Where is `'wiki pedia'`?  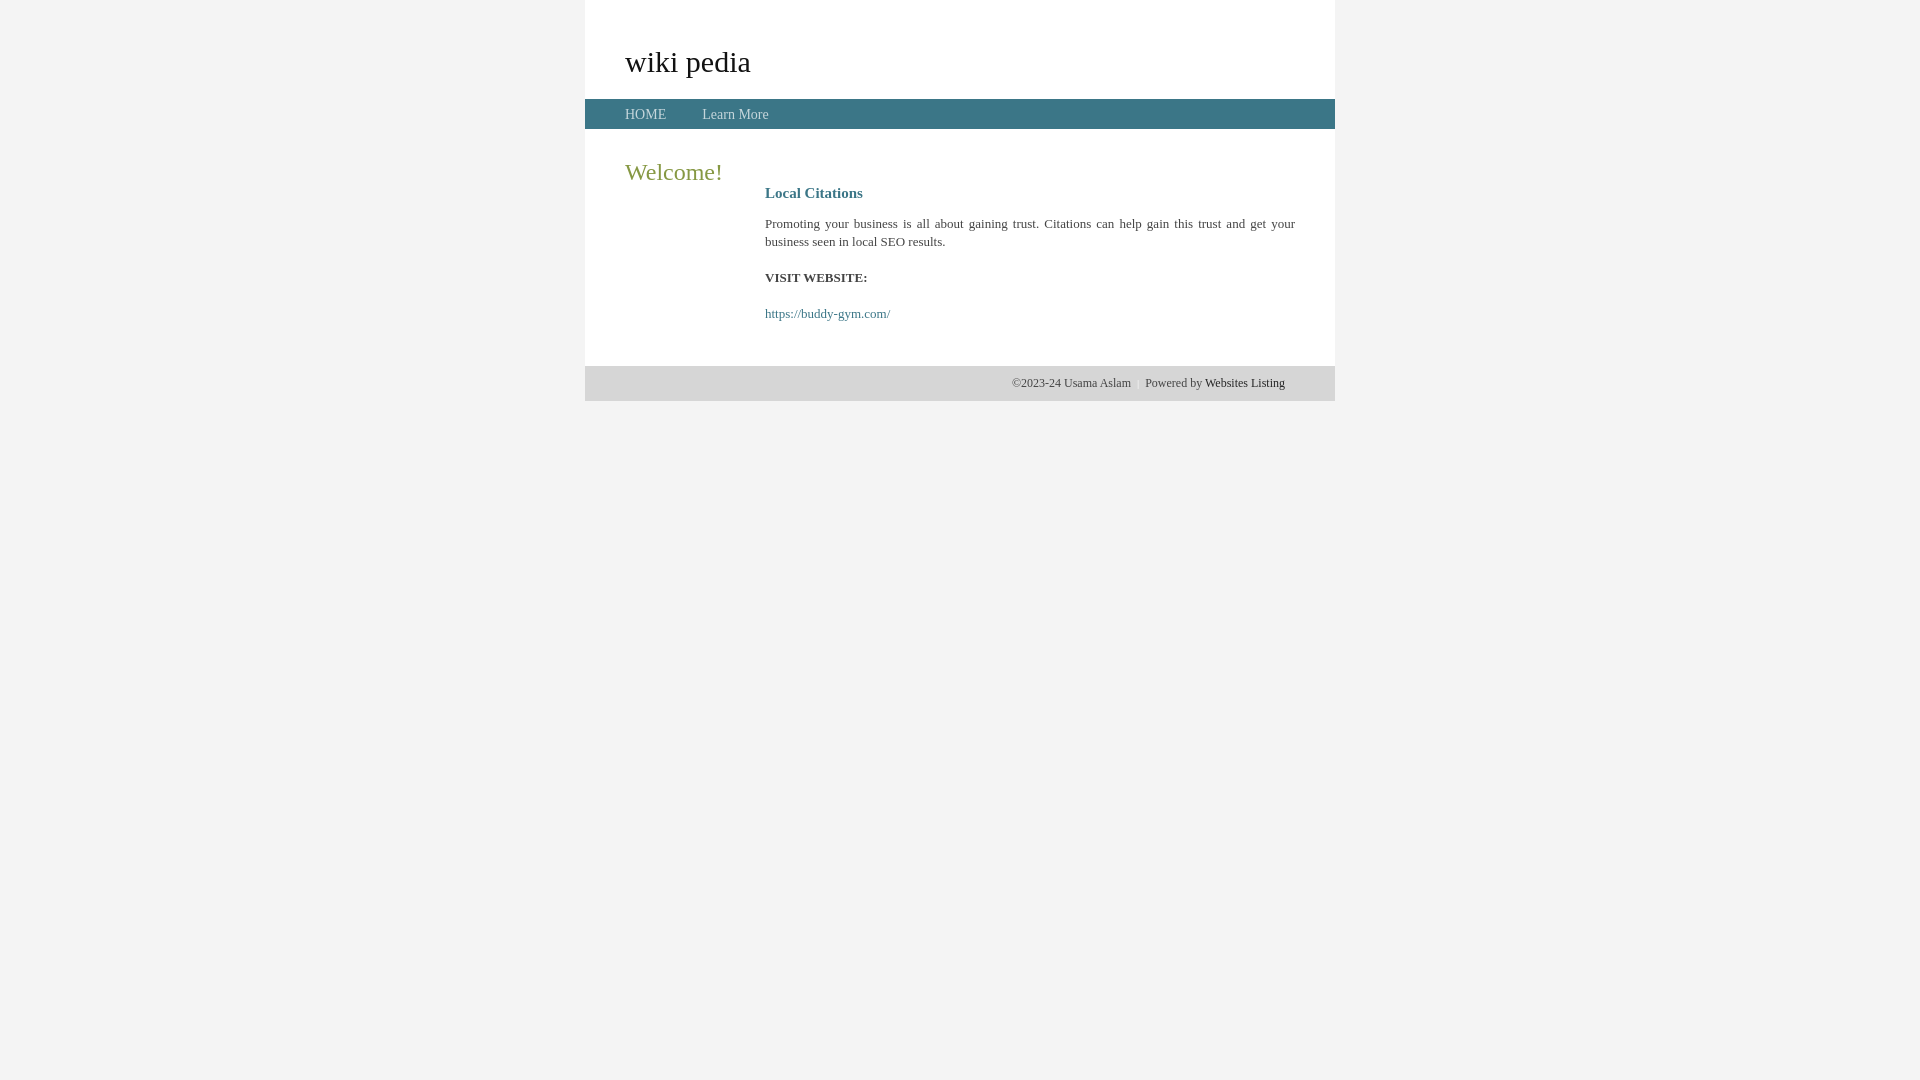 'wiki pedia' is located at coordinates (687, 60).